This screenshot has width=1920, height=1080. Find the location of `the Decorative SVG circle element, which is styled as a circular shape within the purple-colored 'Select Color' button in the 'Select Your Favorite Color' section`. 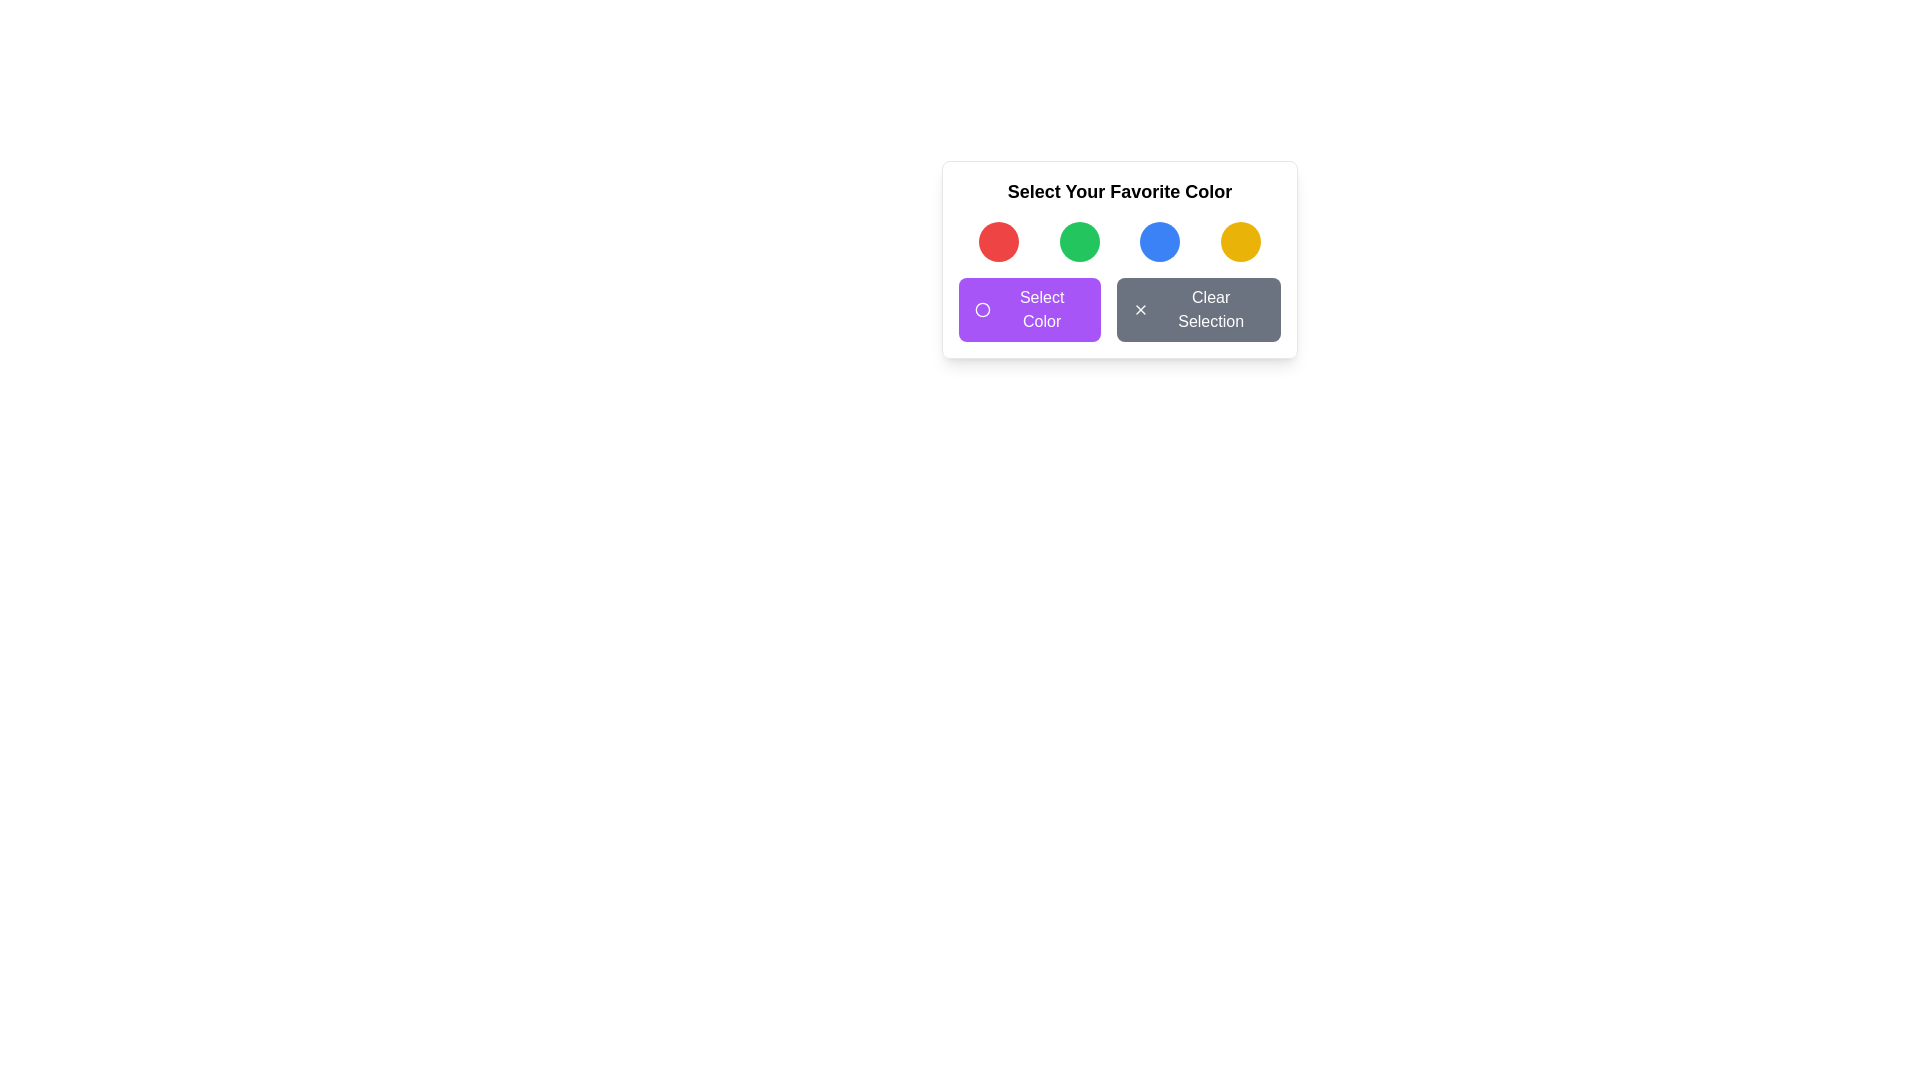

the Decorative SVG circle element, which is styled as a circular shape within the purple-colored 'Select Color' button in the 'Select Your Favorite Color' section is located at coordinates (983, 309).